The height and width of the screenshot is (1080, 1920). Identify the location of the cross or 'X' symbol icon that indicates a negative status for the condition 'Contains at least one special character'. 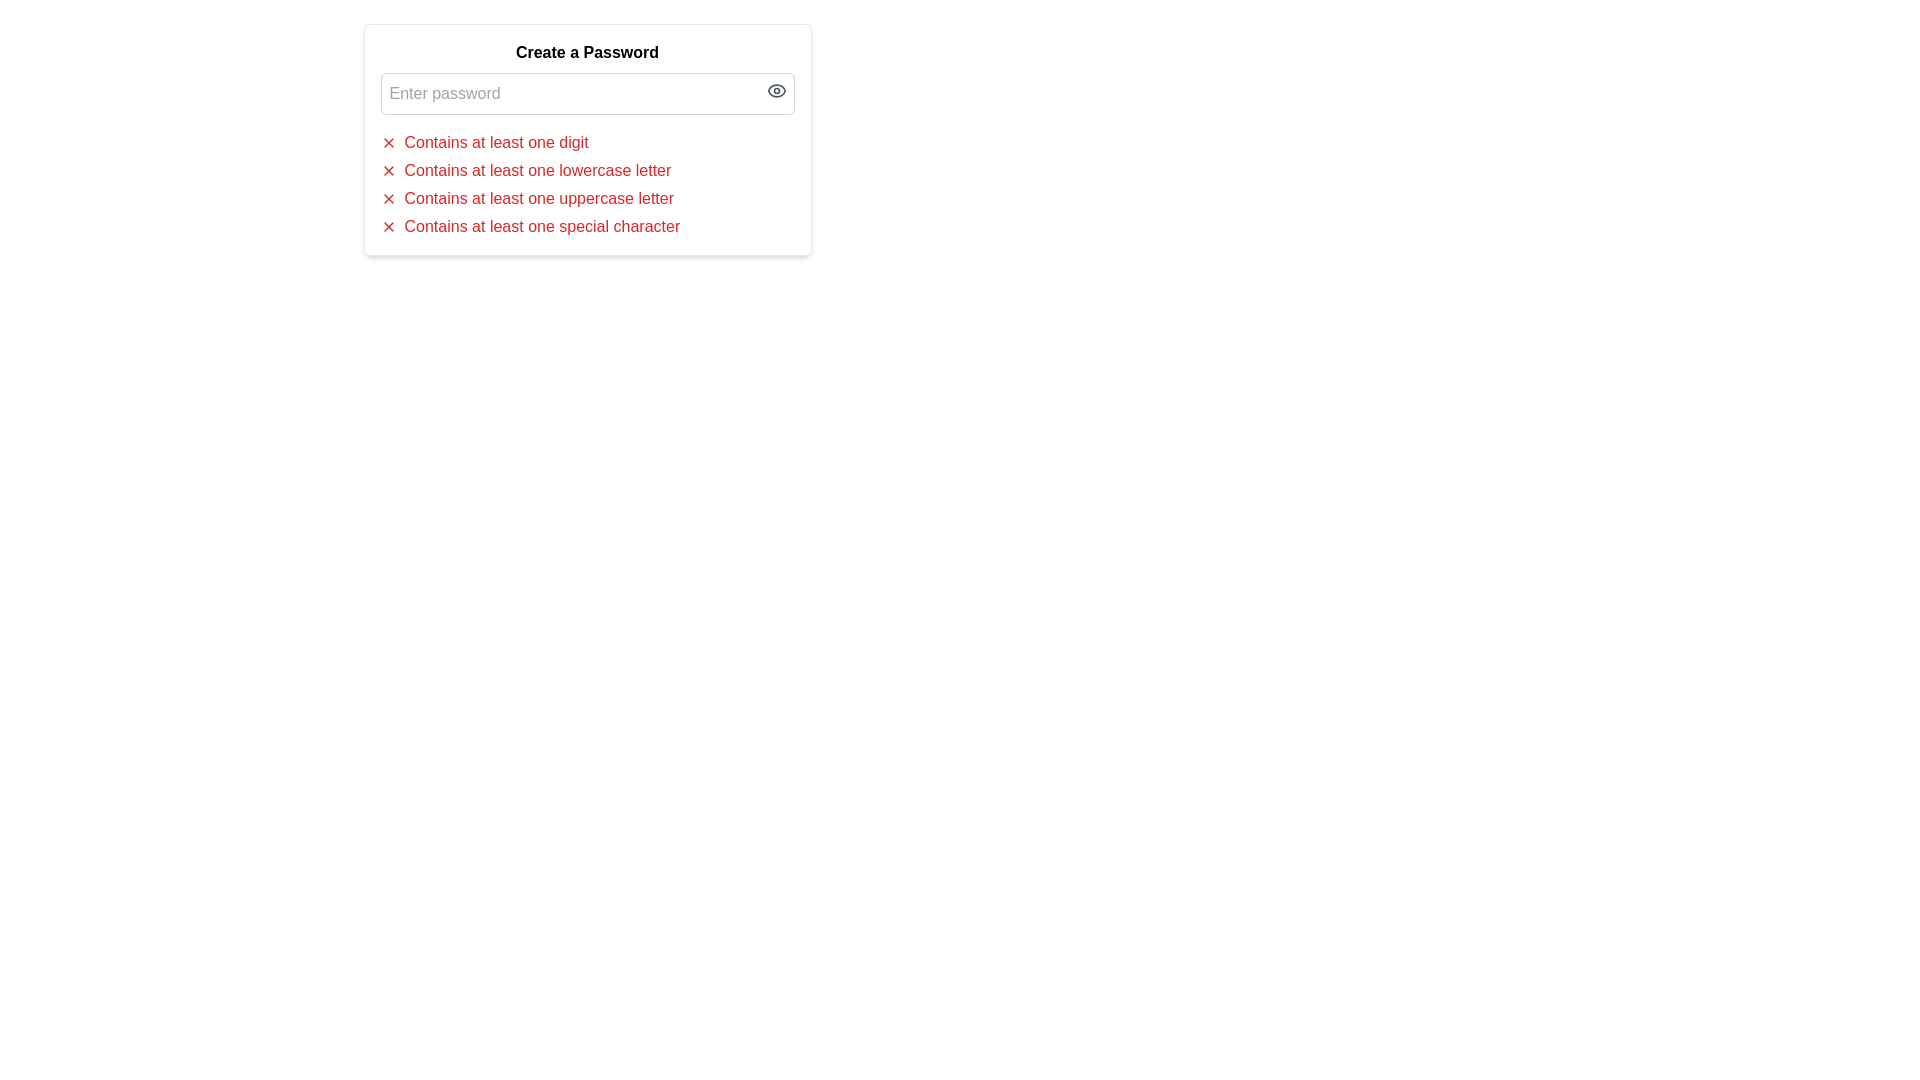
(388, 226).